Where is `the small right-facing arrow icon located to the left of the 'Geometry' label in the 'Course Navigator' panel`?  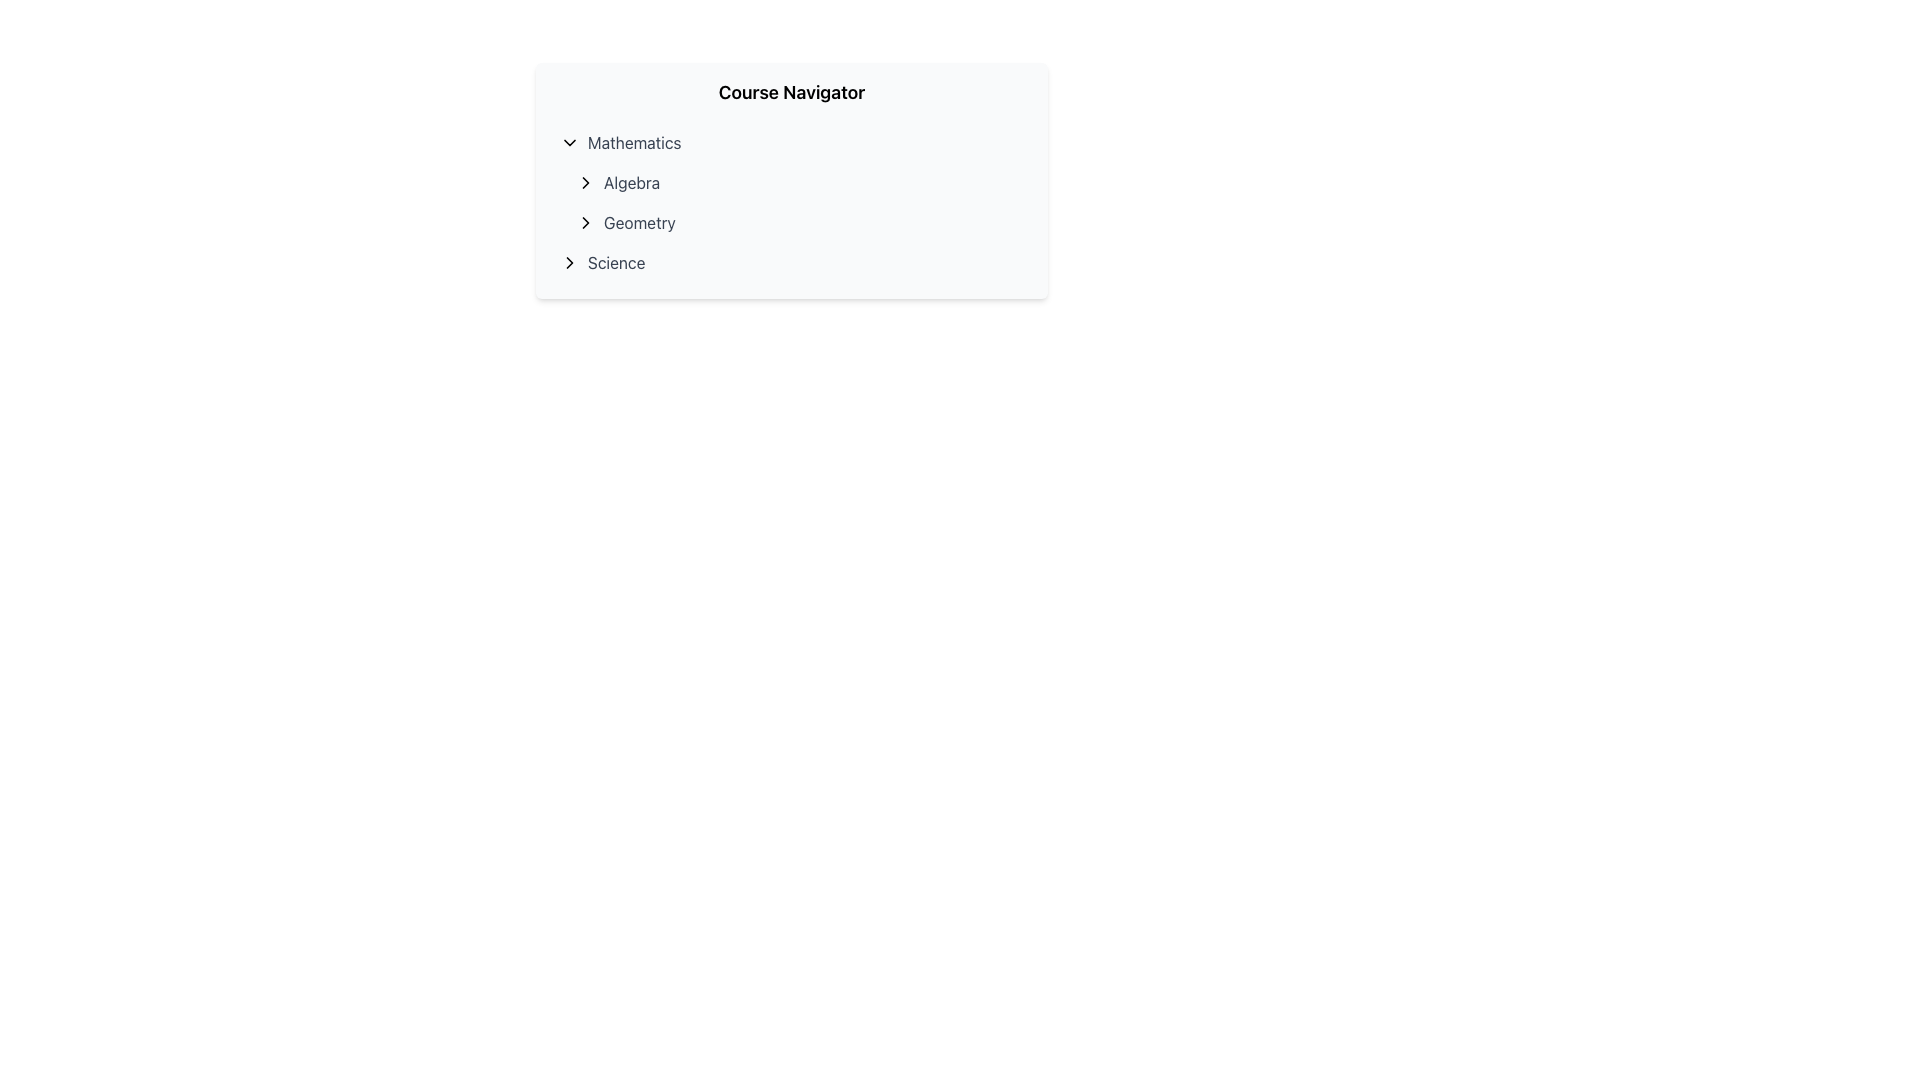
the small right-facing arrow icon located to the left of the 'Geometry' label in the 'Course Navigator' panel is located at coordinates (584, 223).